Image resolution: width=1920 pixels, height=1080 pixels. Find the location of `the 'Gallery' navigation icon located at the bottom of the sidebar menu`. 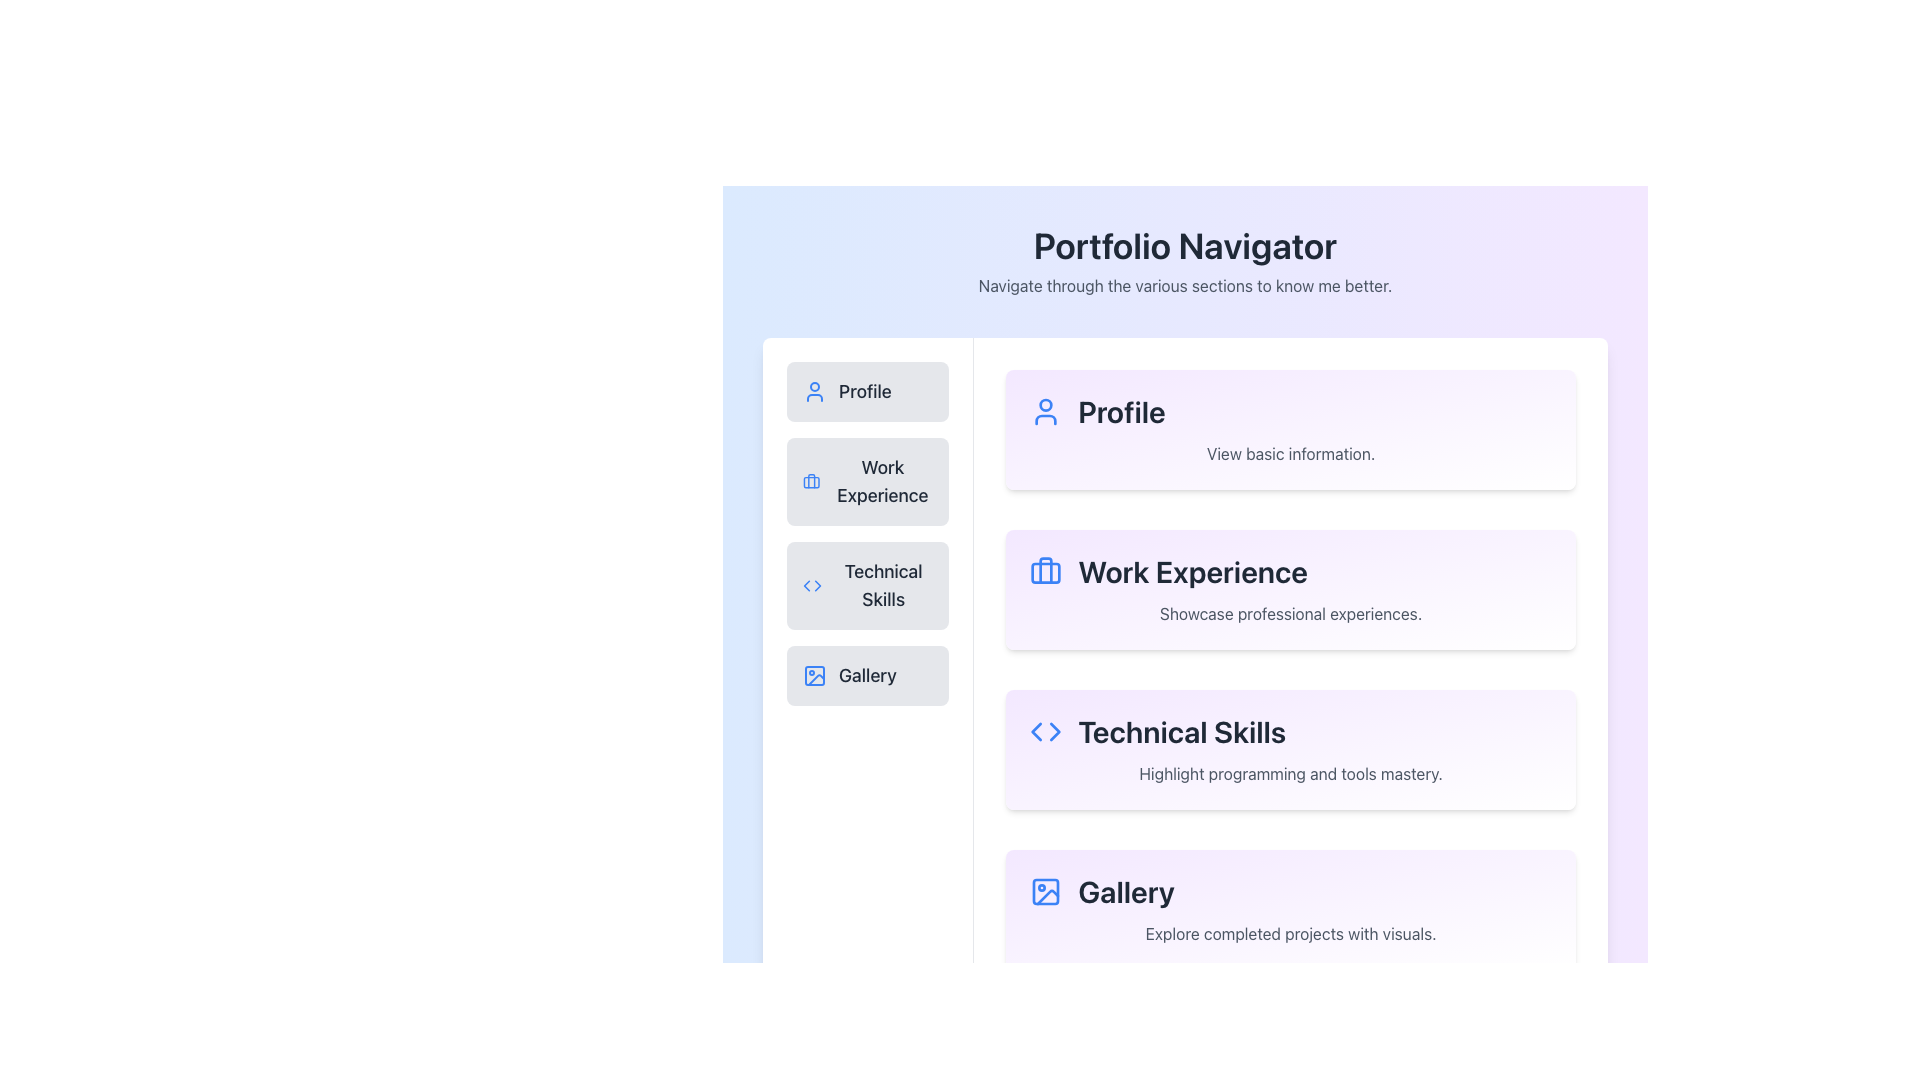

the 'Gallery' navigation icon located at the bottom of the sidebar menu is located at coordinates (815, 675).